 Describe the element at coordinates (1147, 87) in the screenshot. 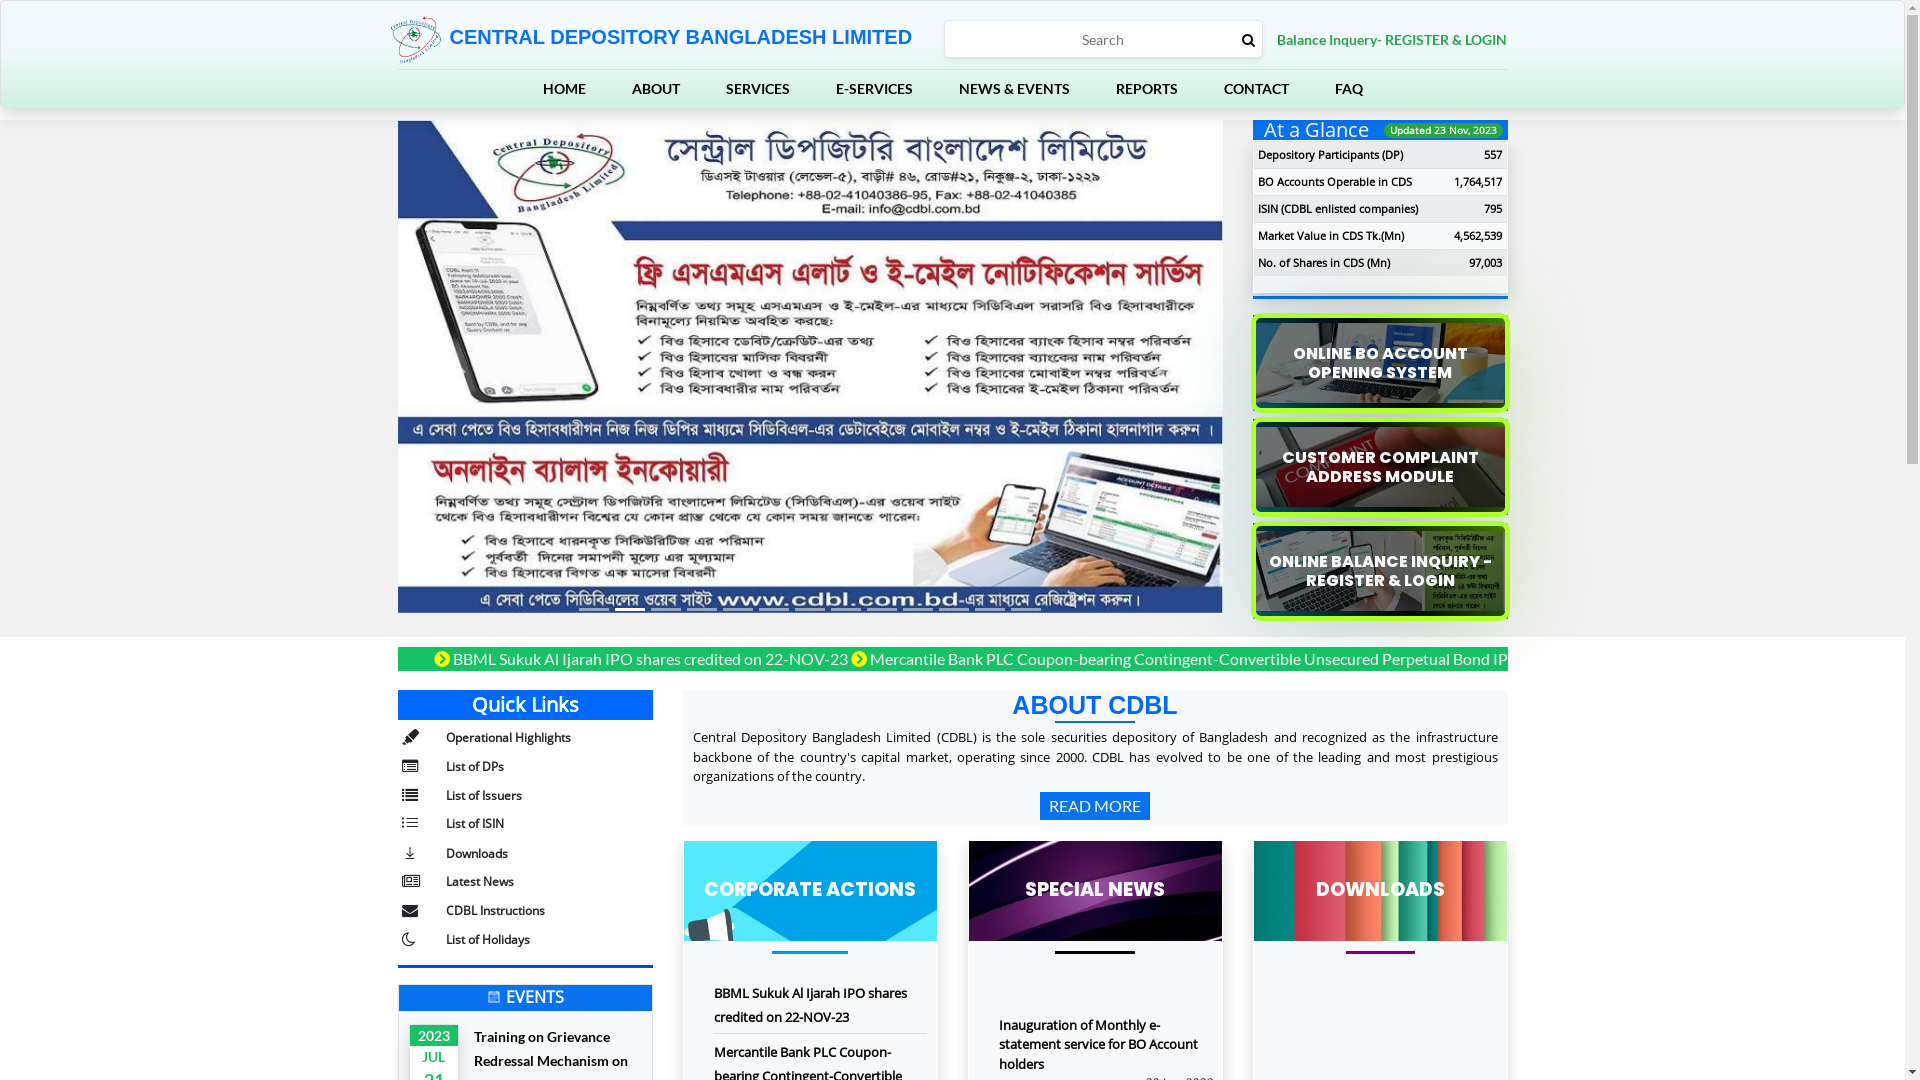

I see `'REPORTS'` at that location.